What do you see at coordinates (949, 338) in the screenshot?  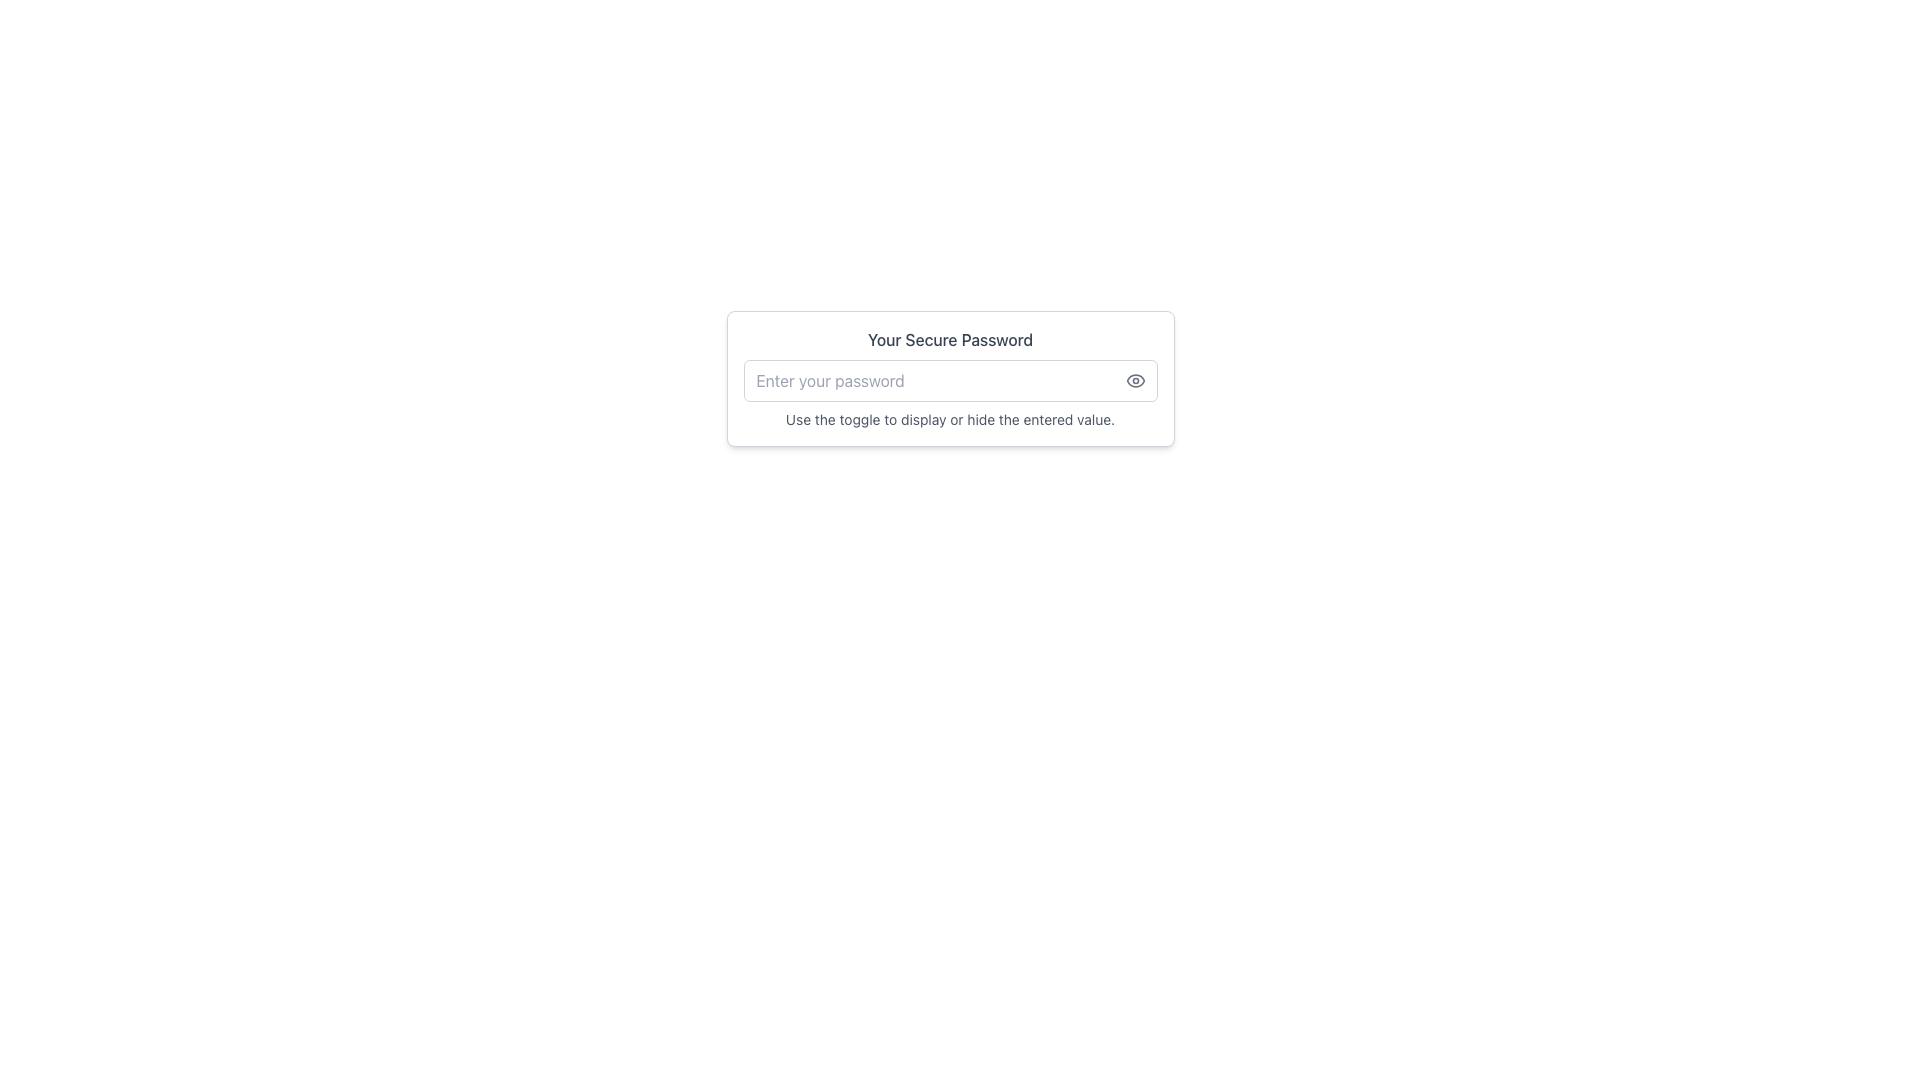 I see `the label indicating the purpose of the password input field, which is centrally aligned above the input and toggle elements` at bounding box center [949, 338].